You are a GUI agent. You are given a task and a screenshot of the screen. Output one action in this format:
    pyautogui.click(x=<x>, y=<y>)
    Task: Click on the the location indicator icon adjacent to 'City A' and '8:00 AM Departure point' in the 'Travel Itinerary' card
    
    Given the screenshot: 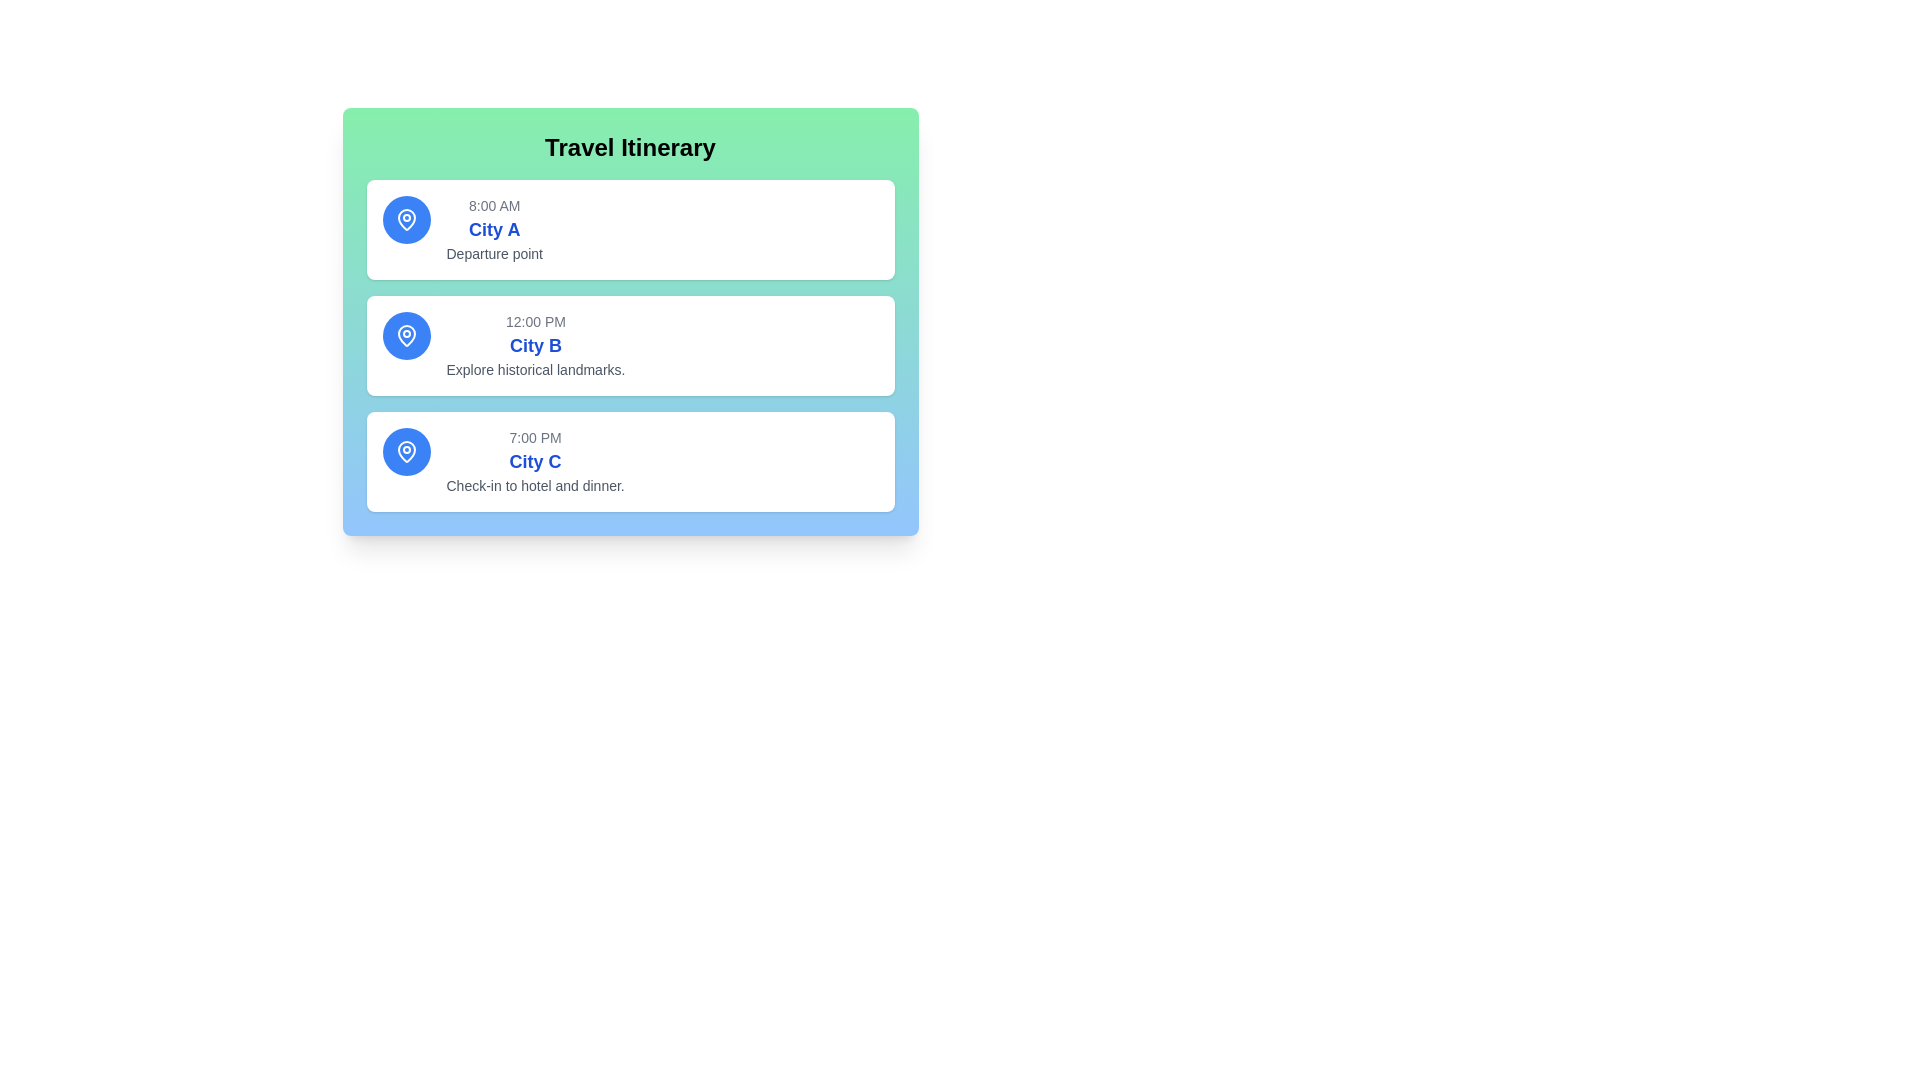 What is the action you would take?
    pyautogui.click(x=405, y=219)
    